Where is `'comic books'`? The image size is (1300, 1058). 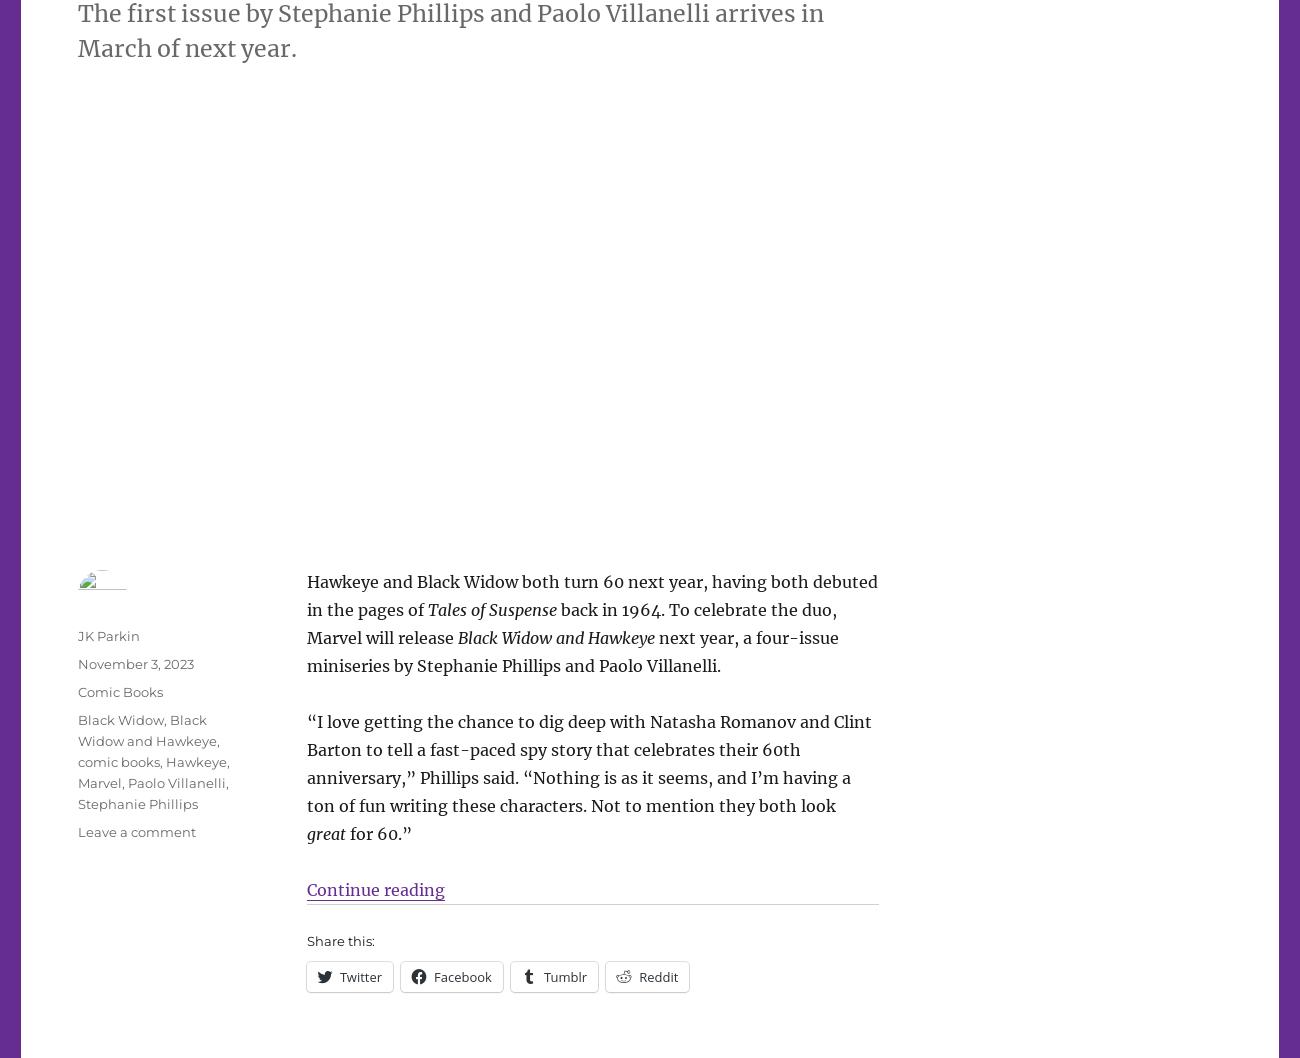 'comic books' is located at coordinates (117, 761).